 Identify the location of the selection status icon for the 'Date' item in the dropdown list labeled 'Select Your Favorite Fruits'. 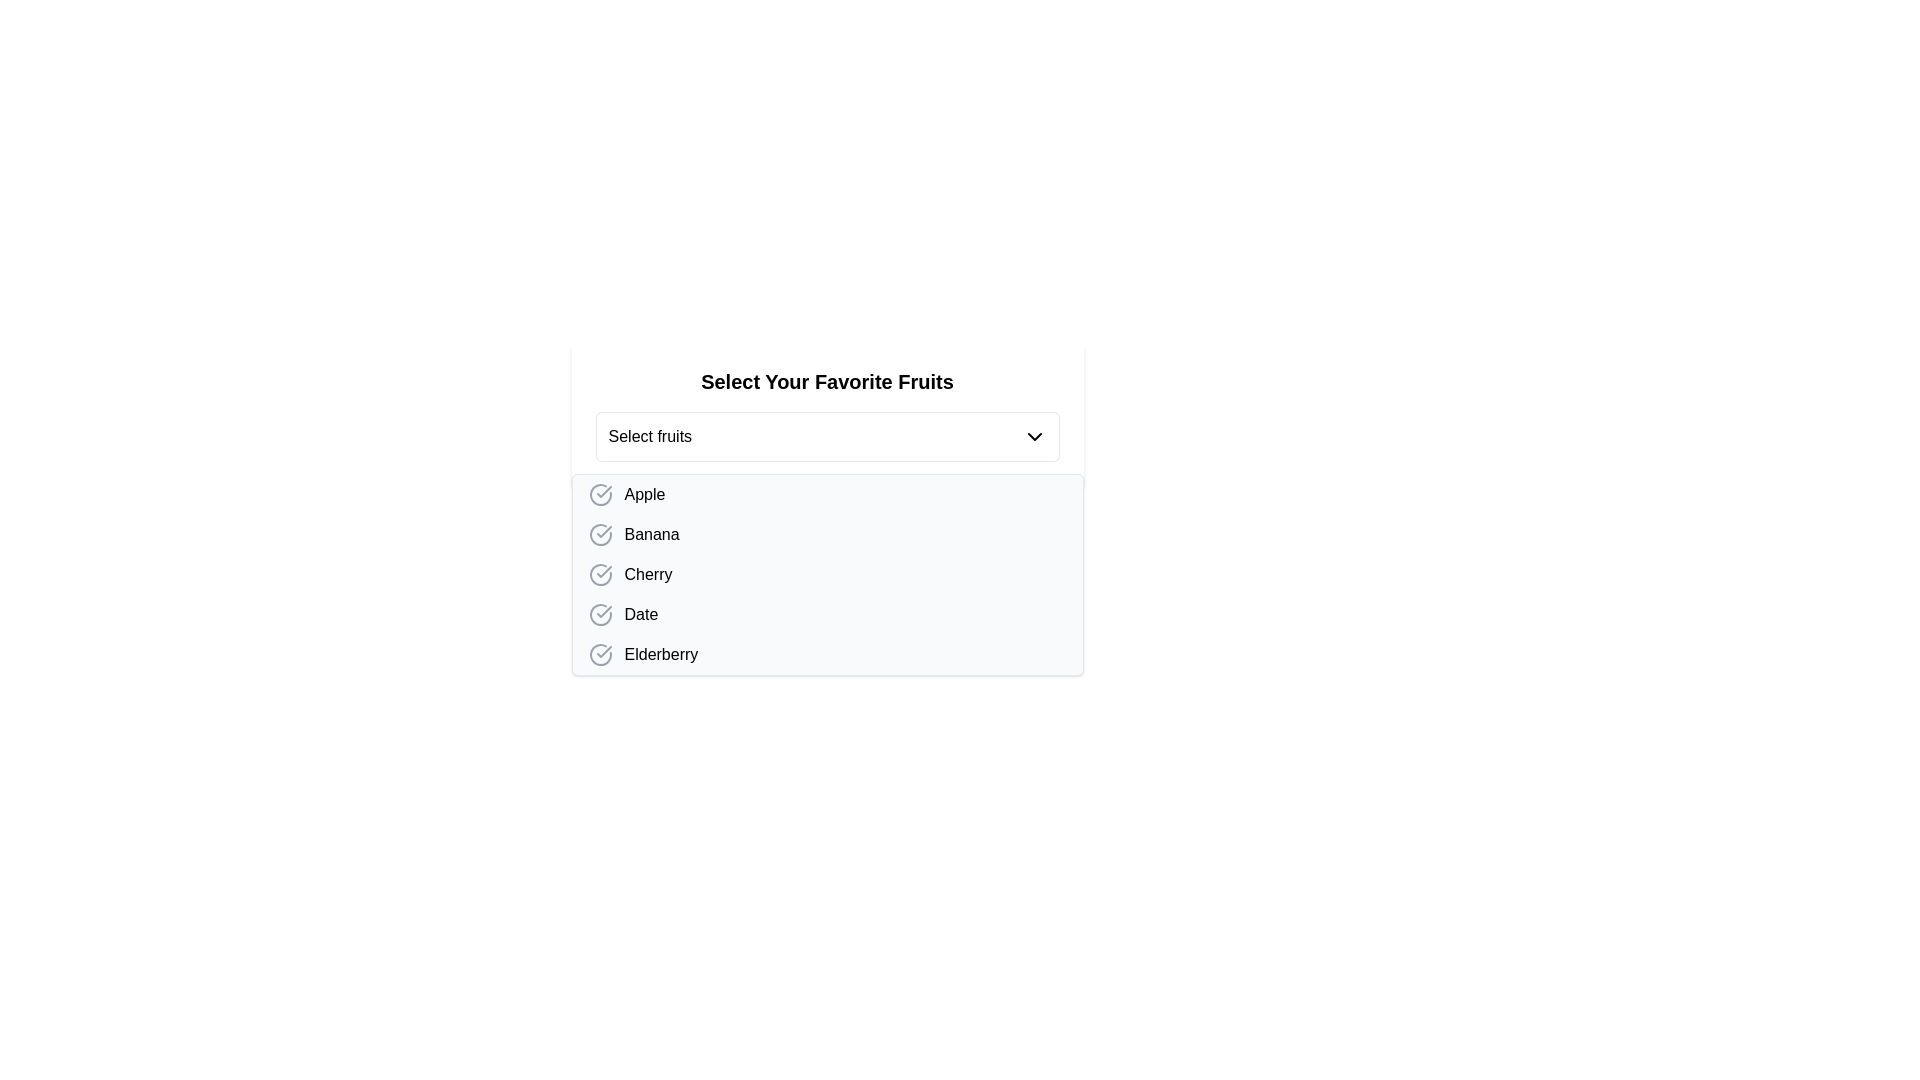
(599, 613).